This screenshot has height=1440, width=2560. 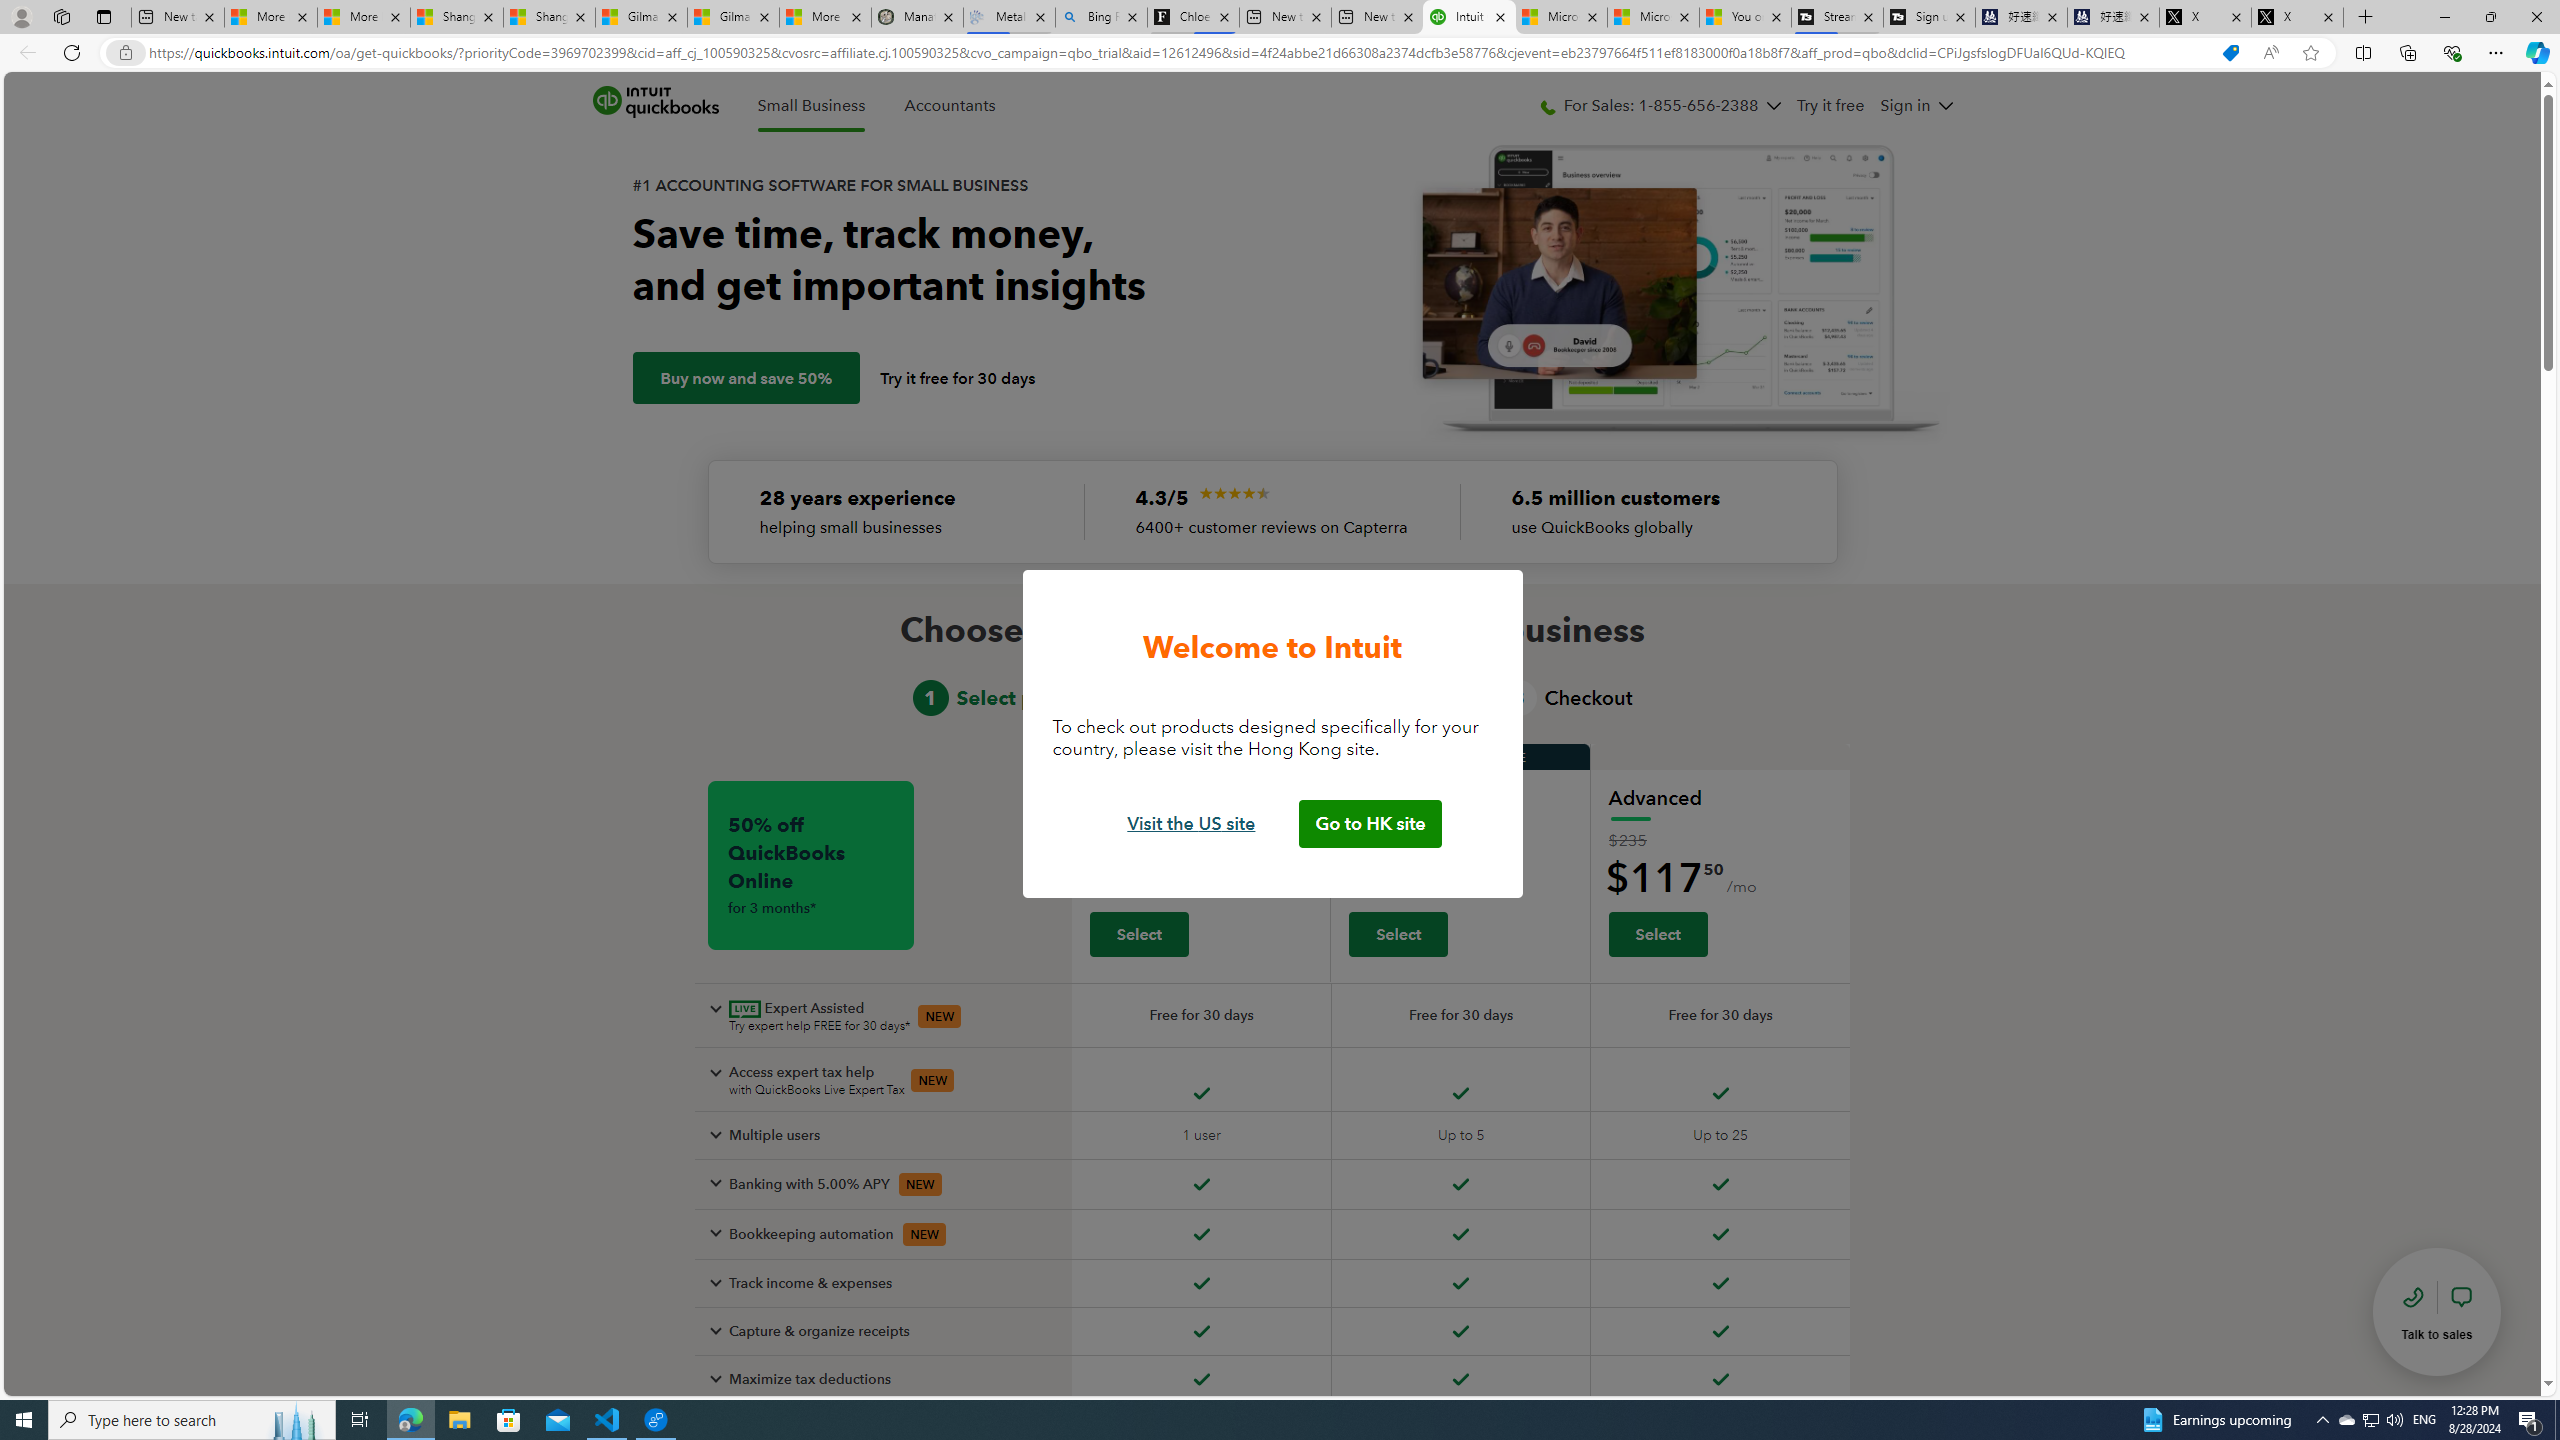 I want to click on 'talk to sales', so click(x=2437, y=1311).